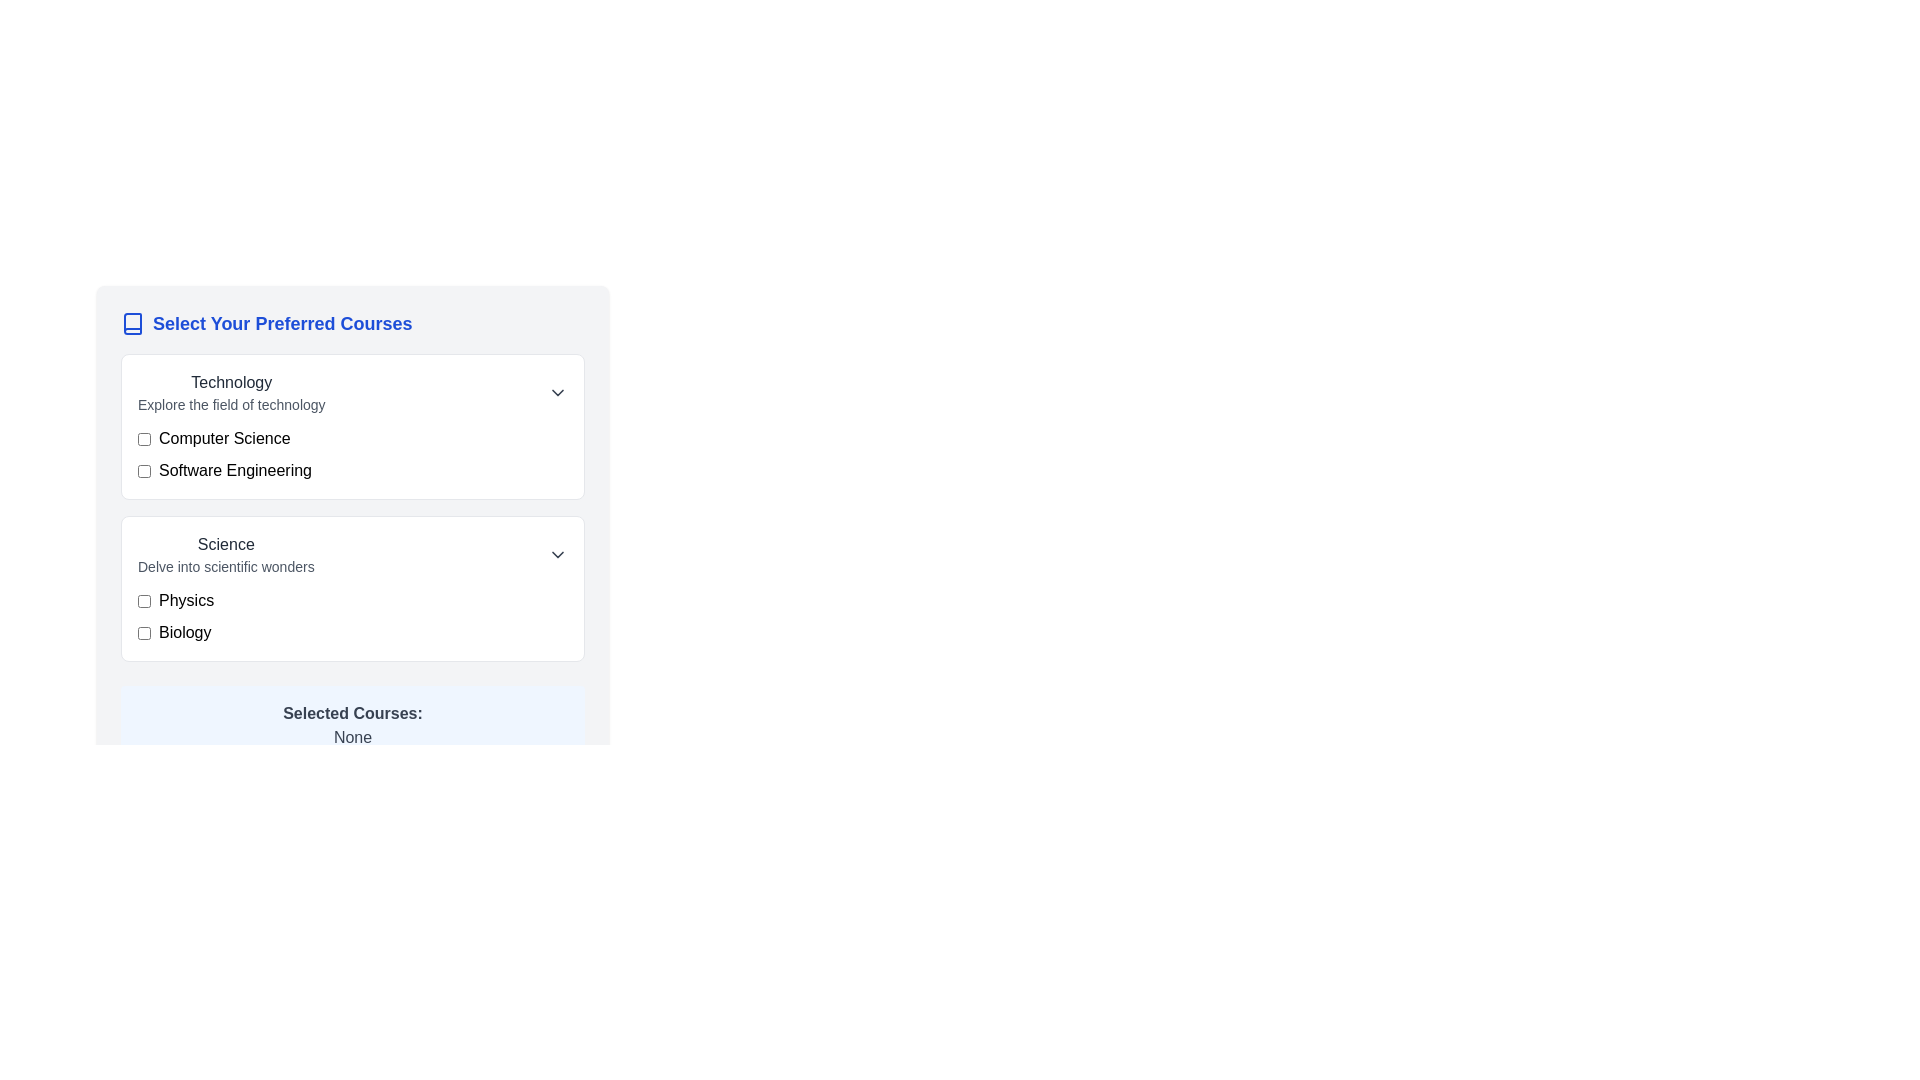  I want to click on the icon representing the context of the section, which is located to the left of the 'Select Your Preferred Courses' text in the header section, so click(132, 323).